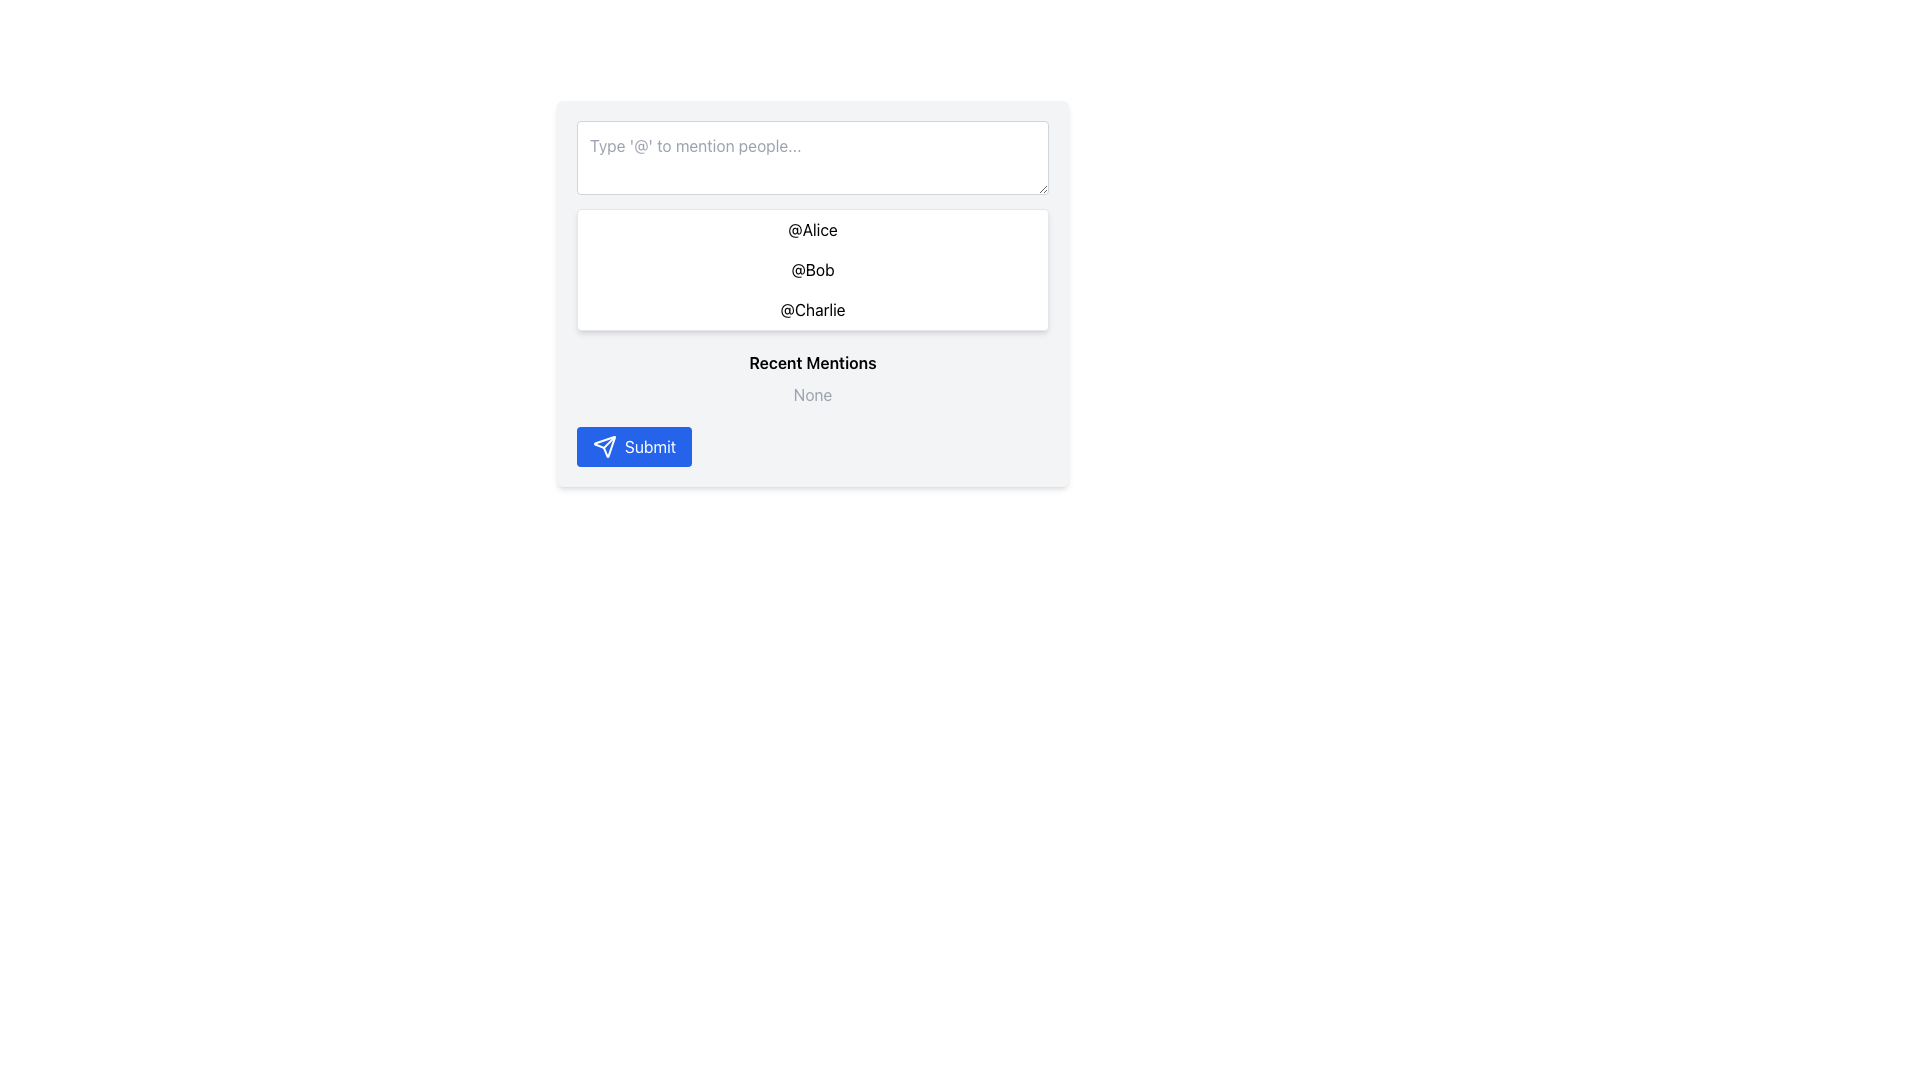  Describe the element at coordinates (812, 394) in the screenshot. I see `the Text label displaying 'None', which is styled in a lighter gray color and positioned directly under the 'Recent Mentions' label` at that location.